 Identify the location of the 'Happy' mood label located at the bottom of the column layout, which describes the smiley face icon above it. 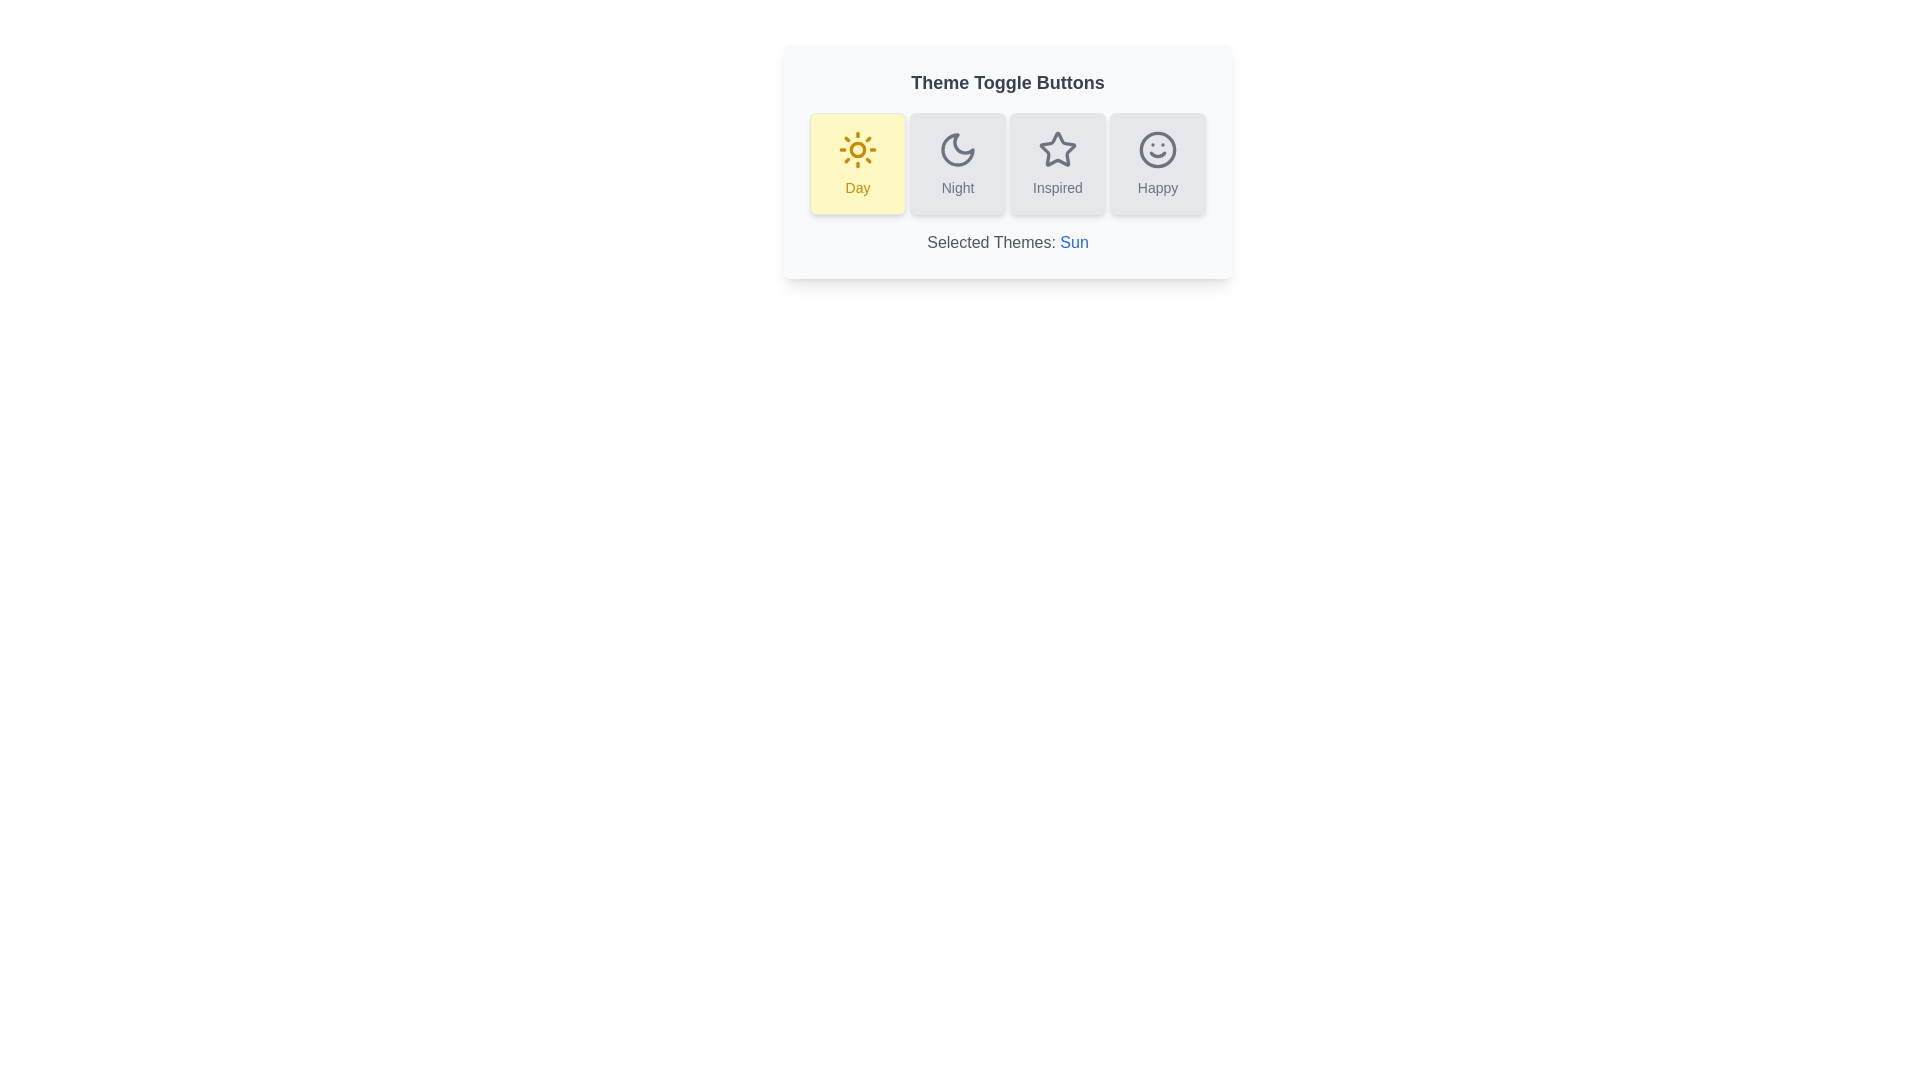
(1157, 188).